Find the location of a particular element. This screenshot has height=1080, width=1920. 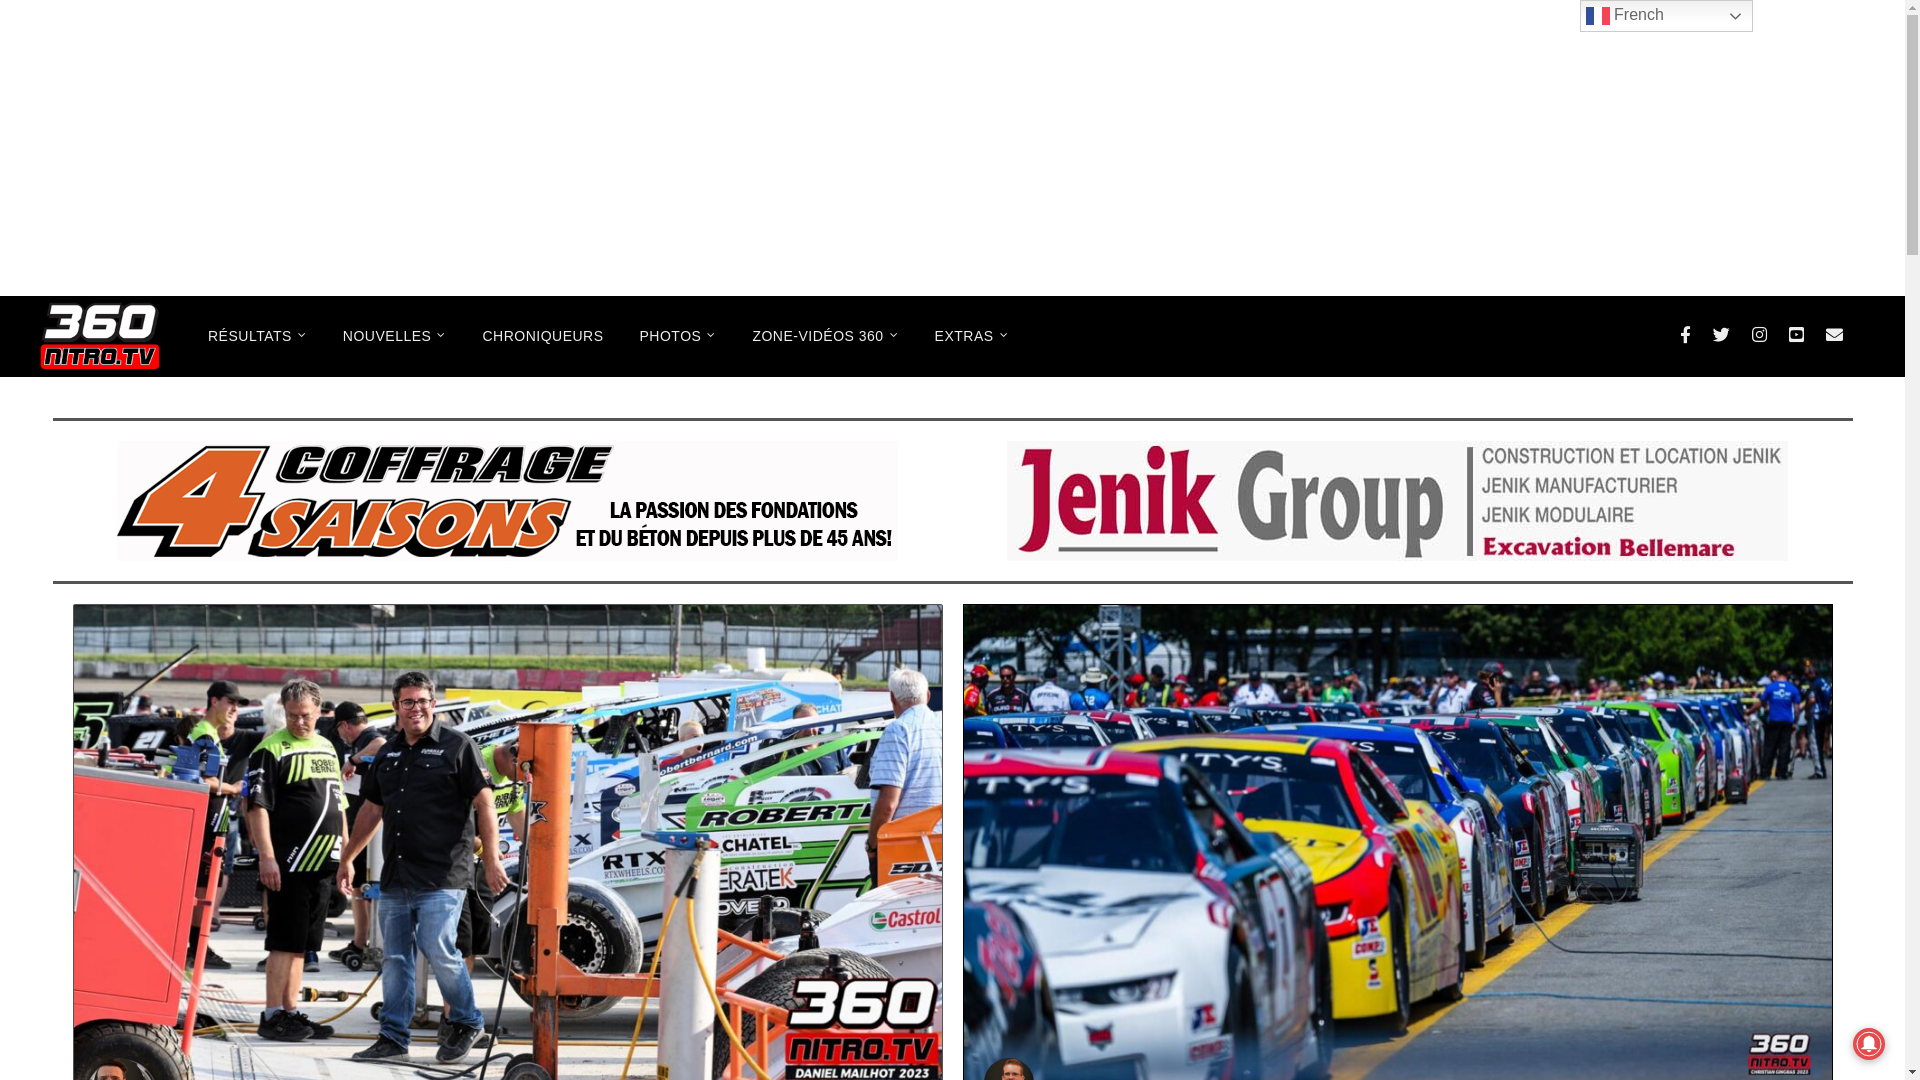

'Youtube' is located at coordinates (1796, 334).